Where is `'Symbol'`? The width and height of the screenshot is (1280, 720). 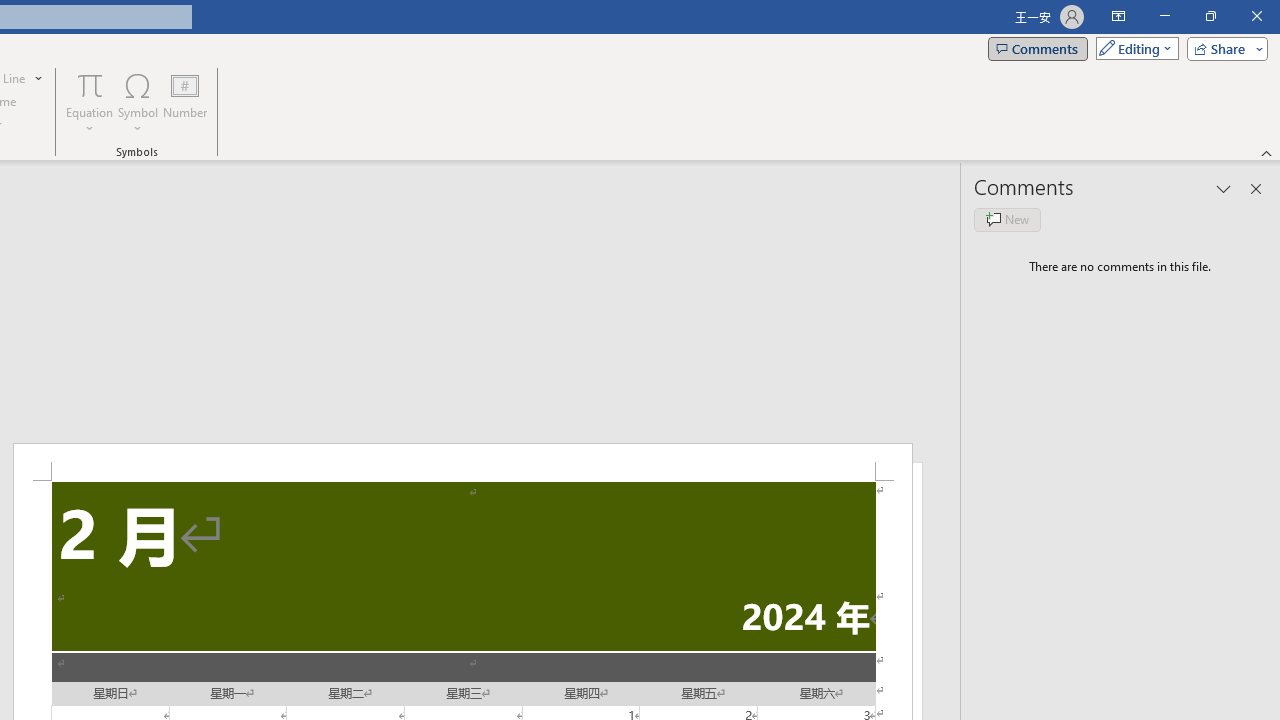 'Symbol' is located at coordinates (137, 103).